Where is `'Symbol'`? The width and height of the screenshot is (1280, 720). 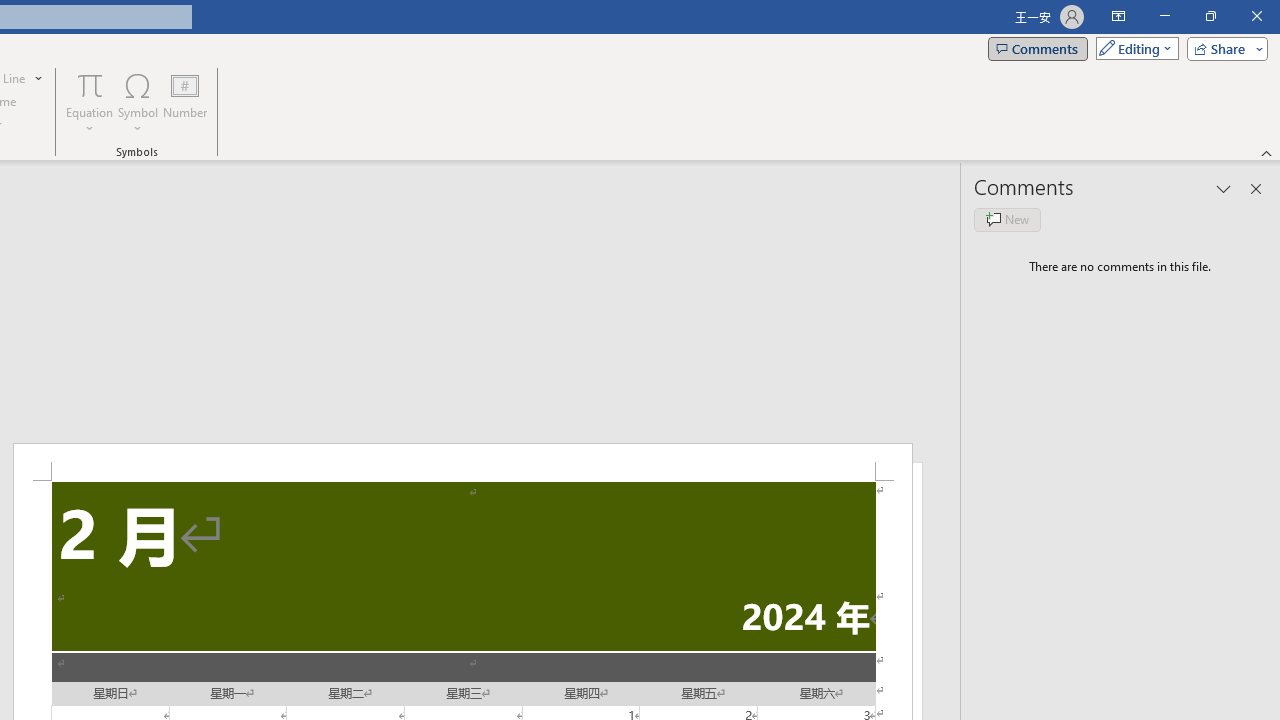 'Symbol' is located at coordinates (137, 103).